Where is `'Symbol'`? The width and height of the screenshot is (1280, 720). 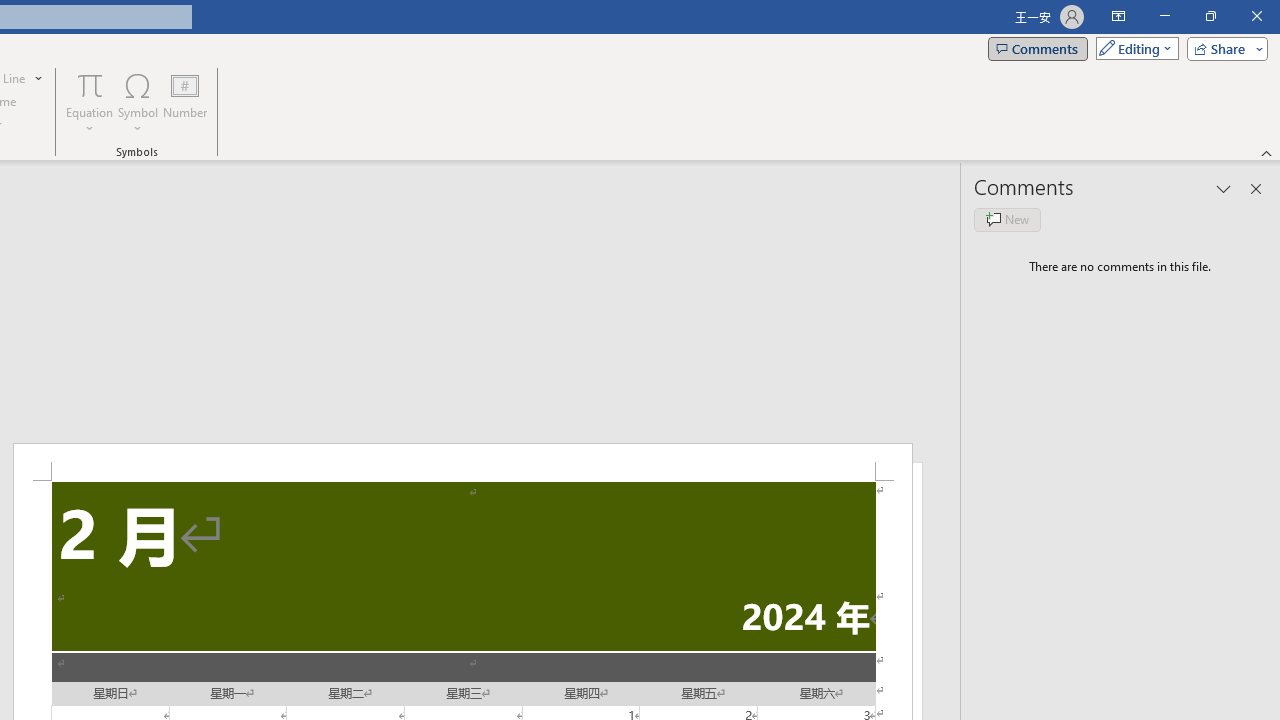 'Symbol' is located at coordinates (137, 103).